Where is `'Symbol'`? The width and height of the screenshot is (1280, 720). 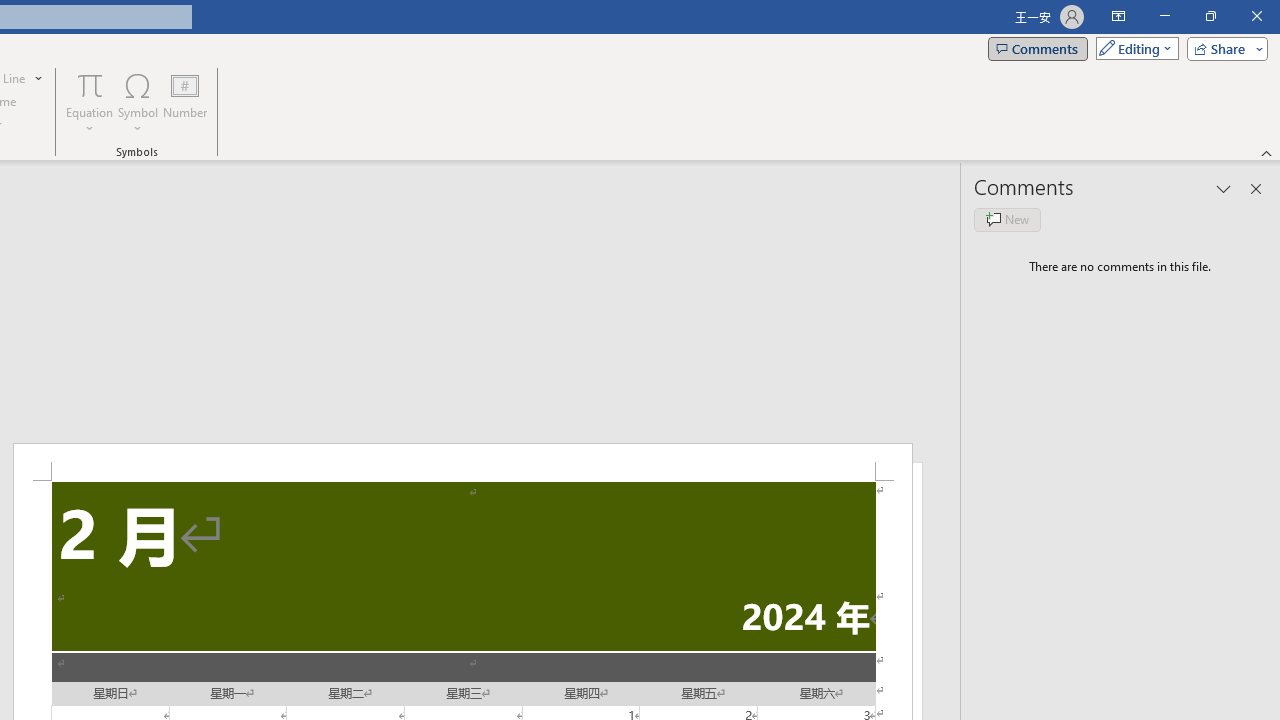 'Symbol' is located at coordinates (137, 103).